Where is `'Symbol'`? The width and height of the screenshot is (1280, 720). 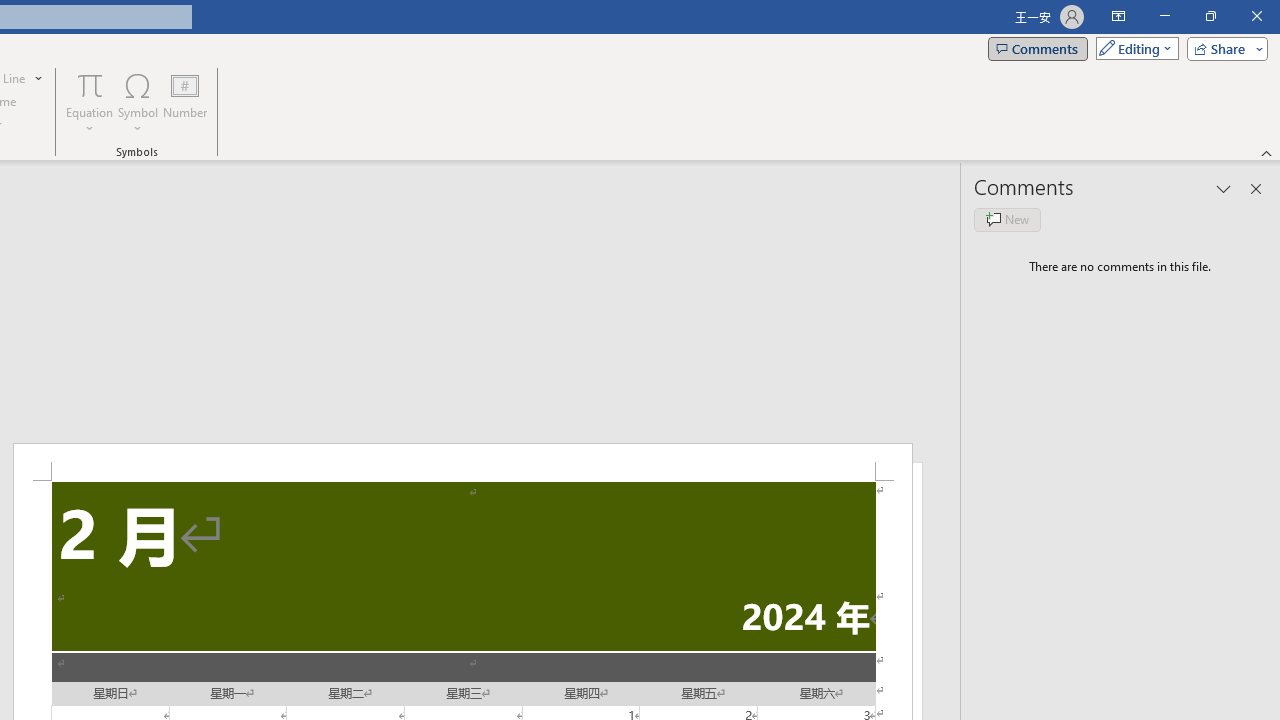 'Symbol' is located at coordinates (137, 103).